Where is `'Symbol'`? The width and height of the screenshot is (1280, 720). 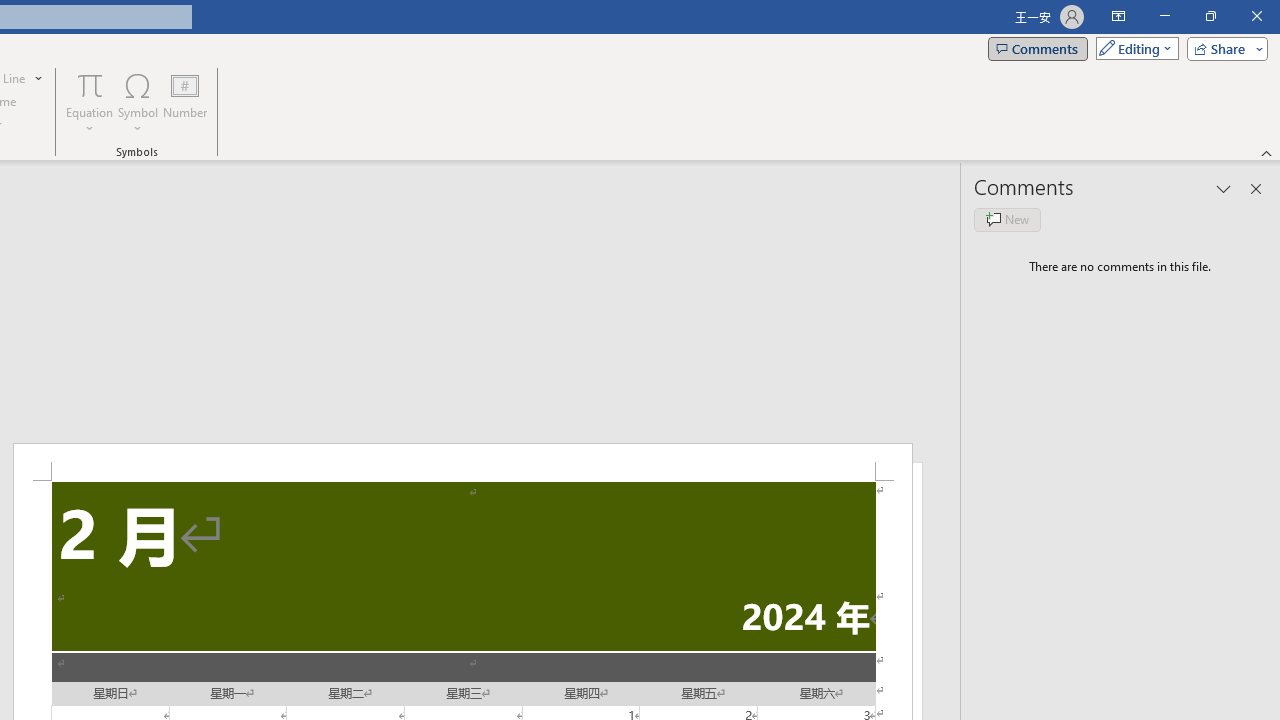 'Symbol' is located at coordinates (137, 103).